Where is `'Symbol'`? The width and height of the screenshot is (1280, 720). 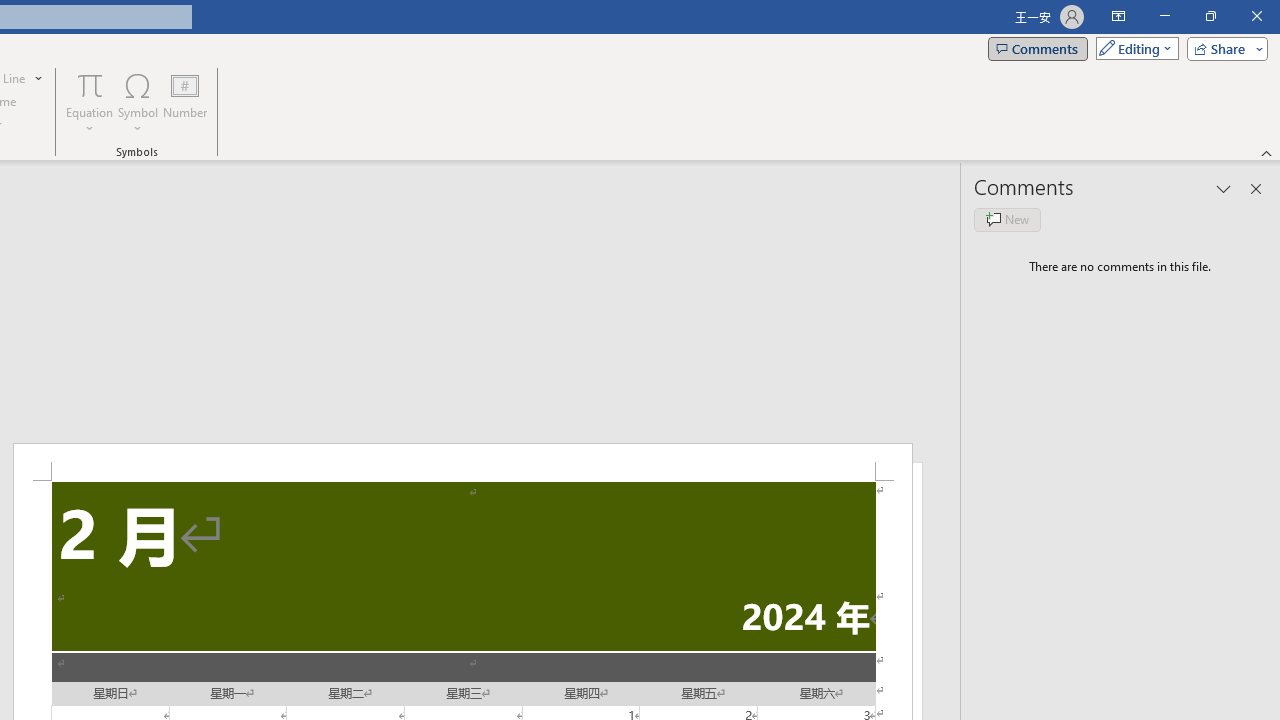 'Symbol' is located at coordinates (137, 103).